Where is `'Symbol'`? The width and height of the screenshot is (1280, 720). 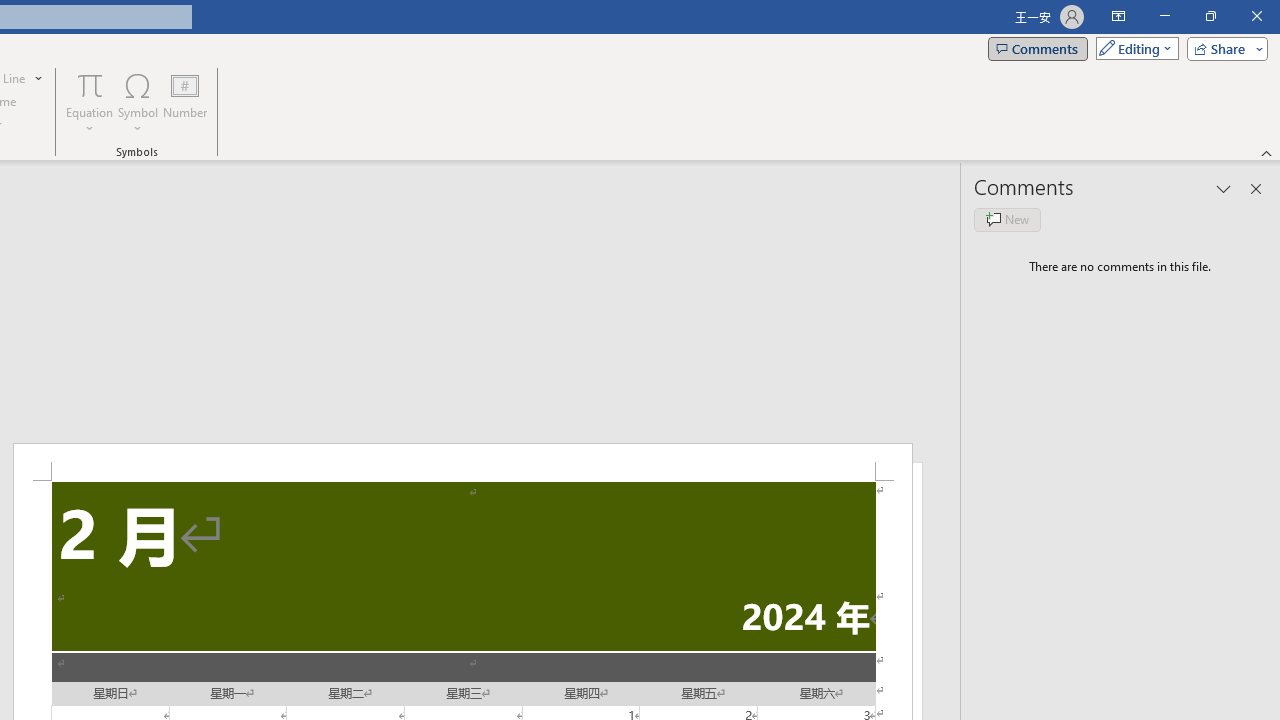 'Symbol' is located at coordinates (137, 103).